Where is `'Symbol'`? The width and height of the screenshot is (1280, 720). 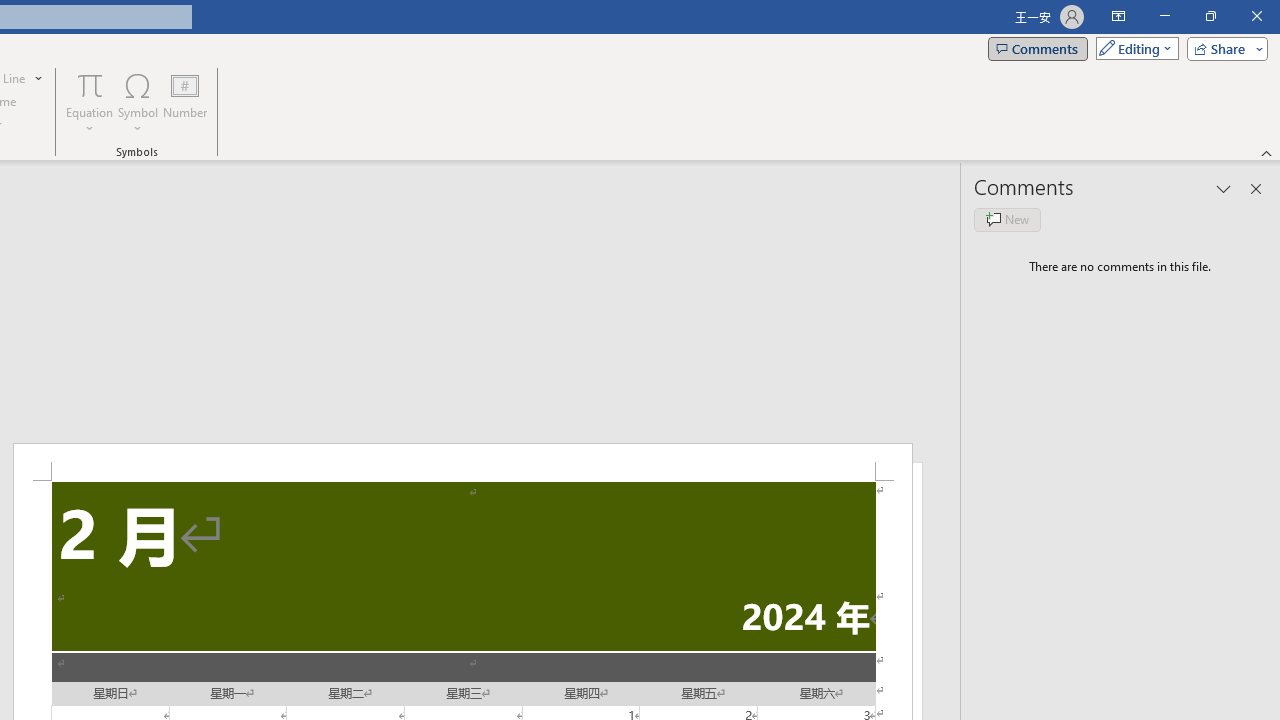 'Symbol' is located at coordinates (137, 103).